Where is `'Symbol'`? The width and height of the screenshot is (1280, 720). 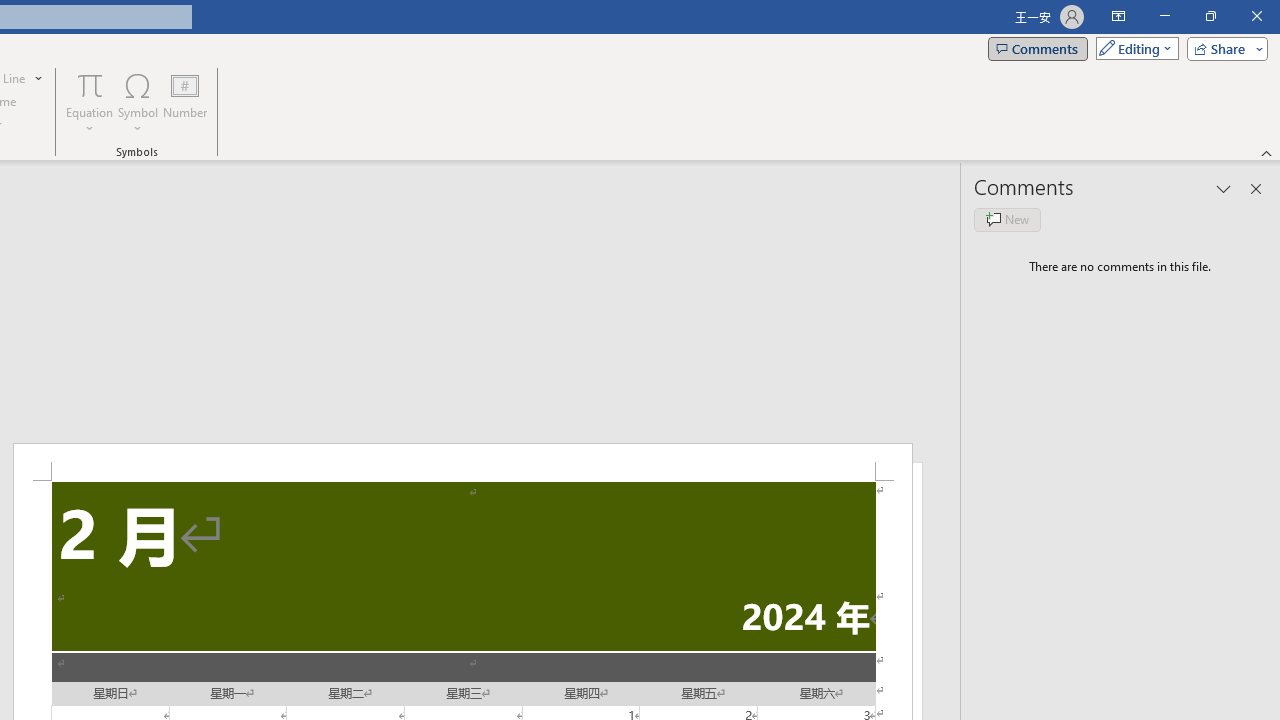 'Symbol' is located at coordinates (137, 103).